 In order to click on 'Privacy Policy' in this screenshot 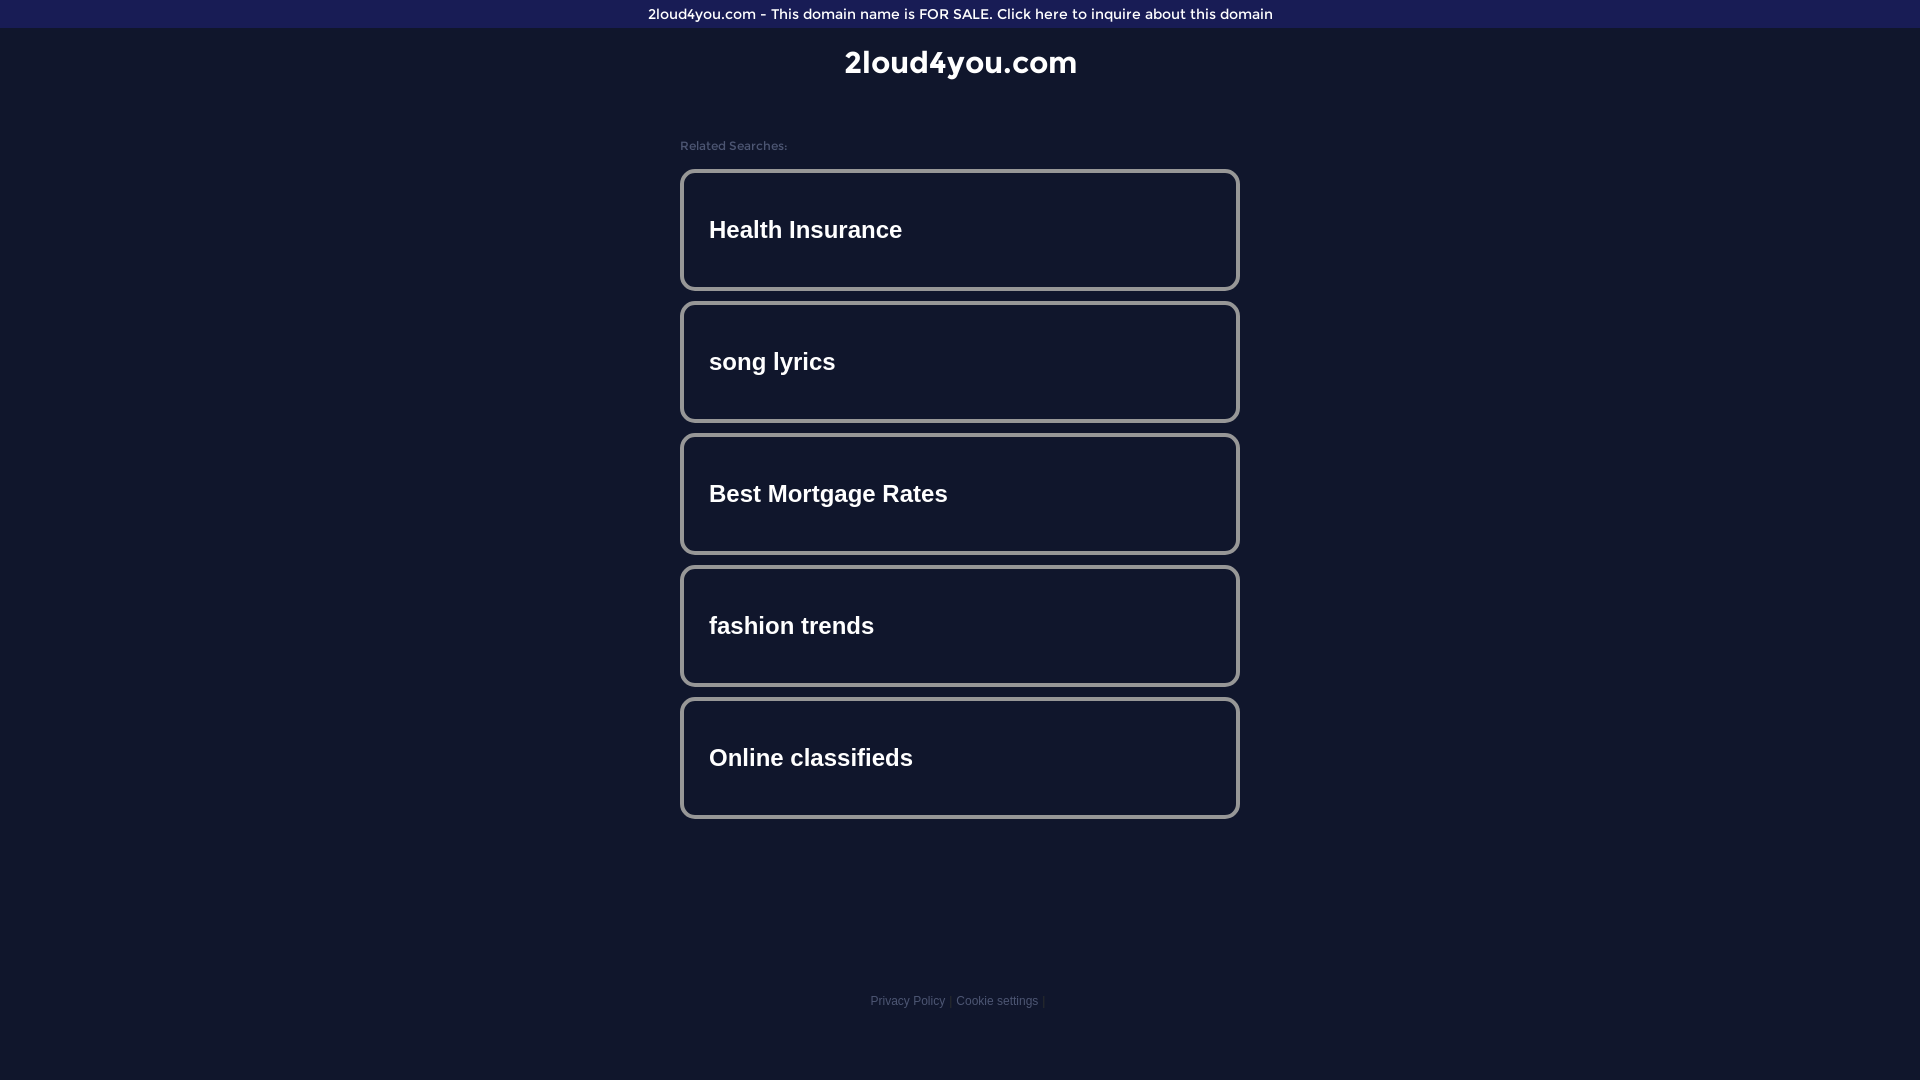, I will do `click(906, 1001)`.